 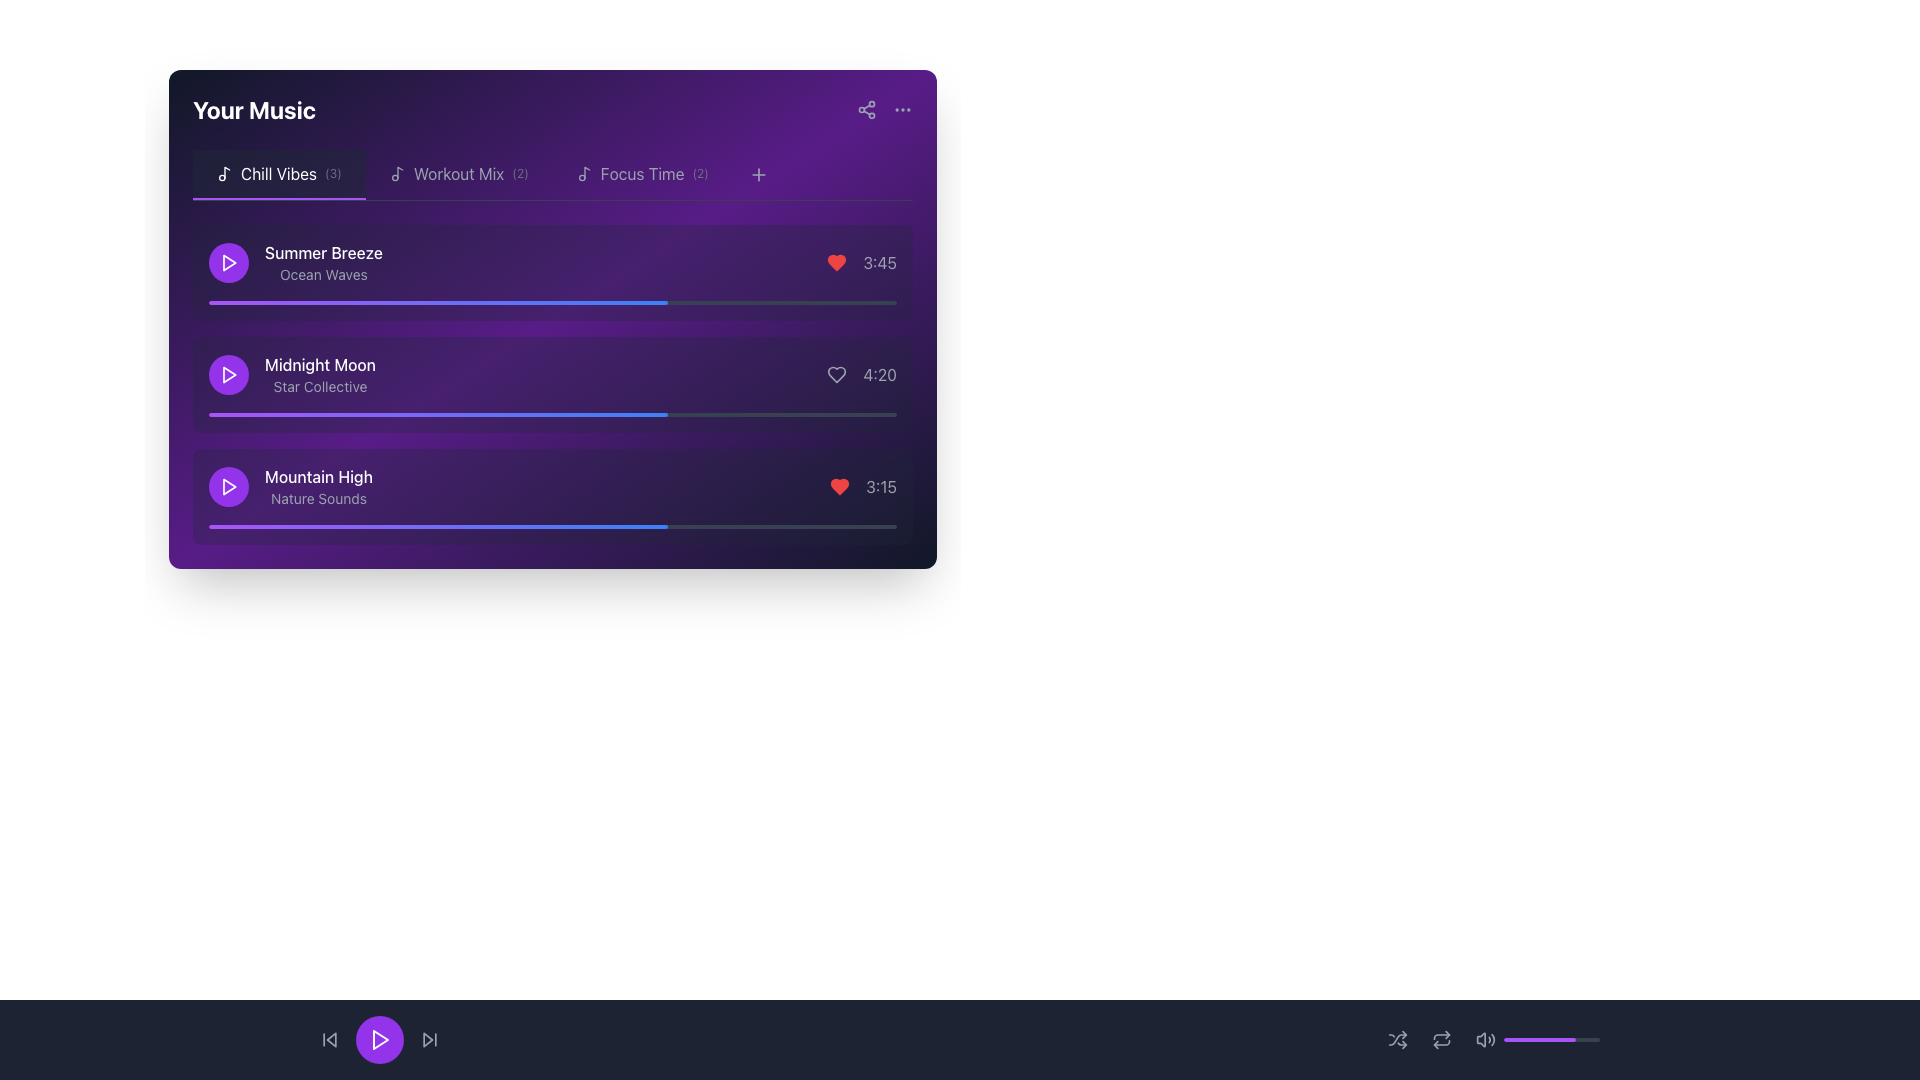 I want to click on the playback status of the progress bar located in the 'Summer Breeze' song section of the 'Chill Vibes' playlist, which is a horizontally oriented rectangular bar transitioning from purple to blue, so click(x=437, y=303).